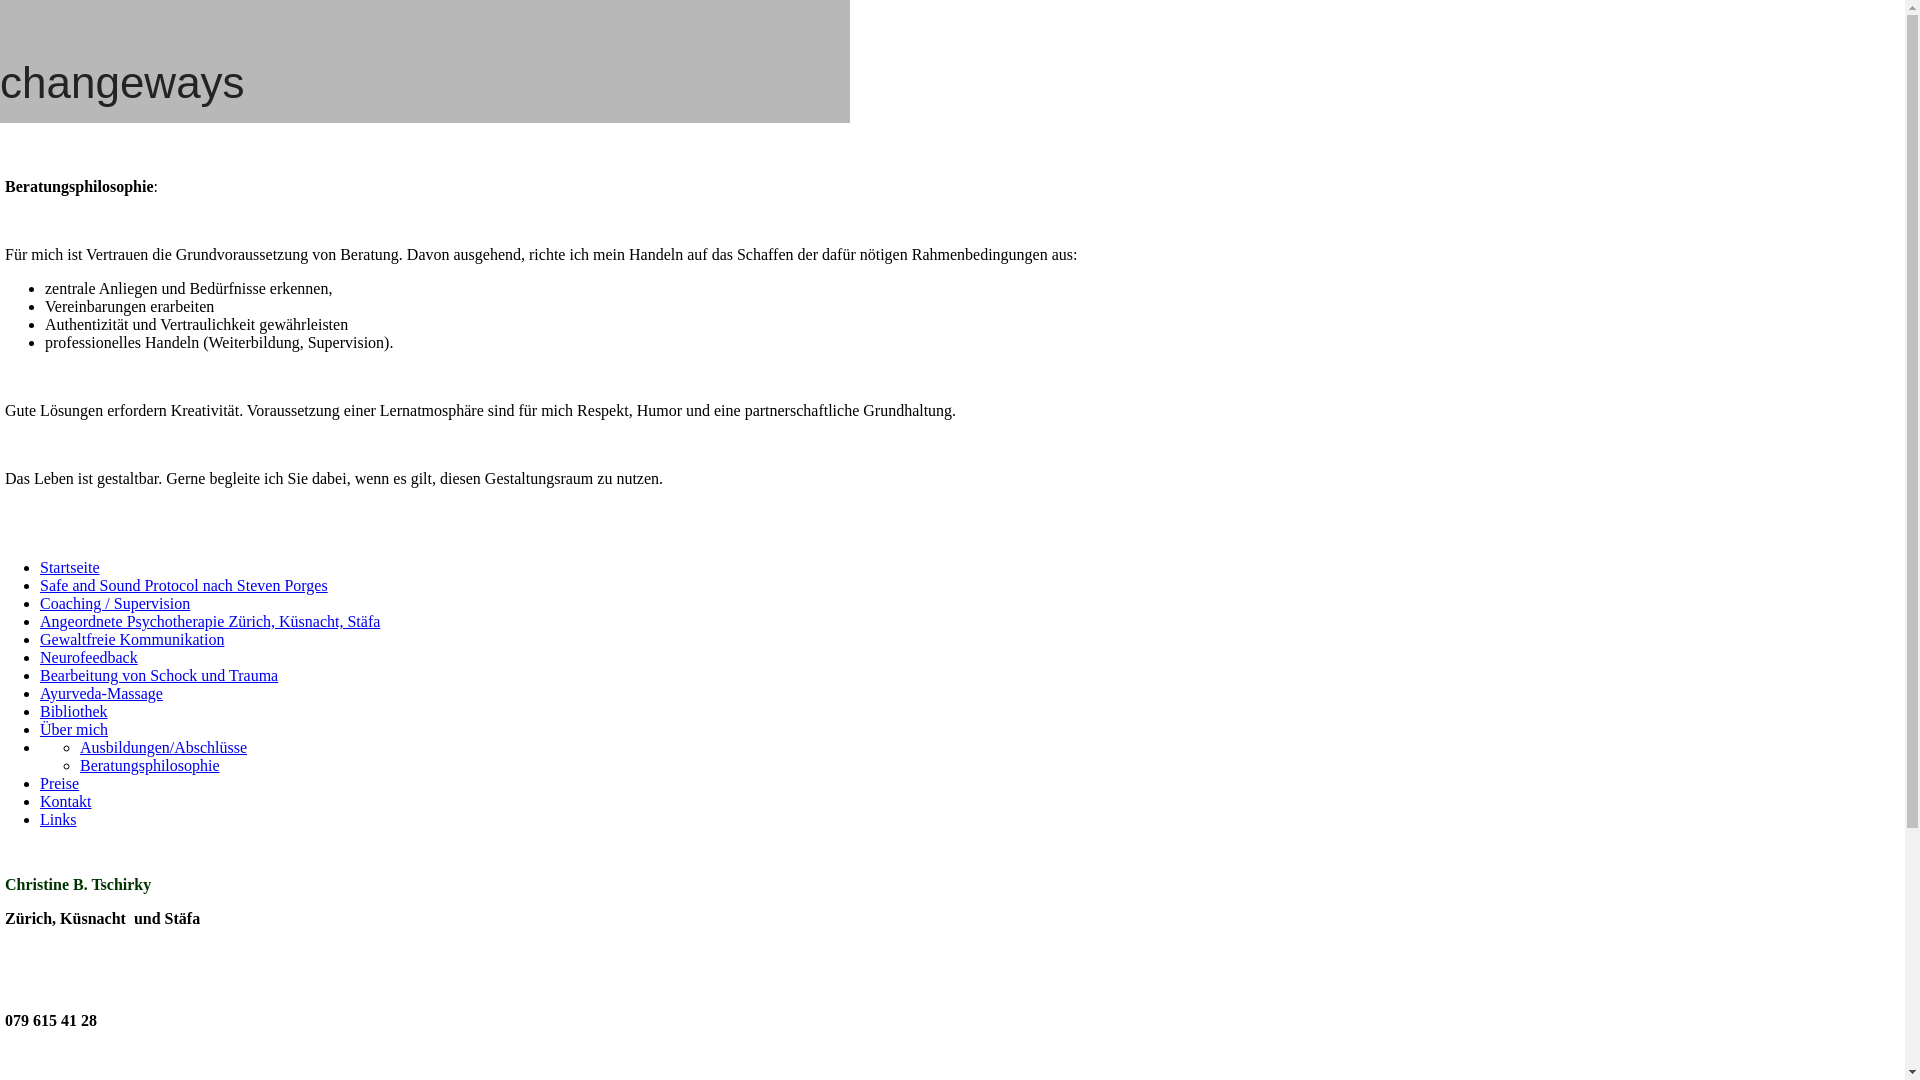  What do you see at coordinates (73, 710) in the screenshot?
I see `'Bibliothek'` at bounding box center [73, 710].